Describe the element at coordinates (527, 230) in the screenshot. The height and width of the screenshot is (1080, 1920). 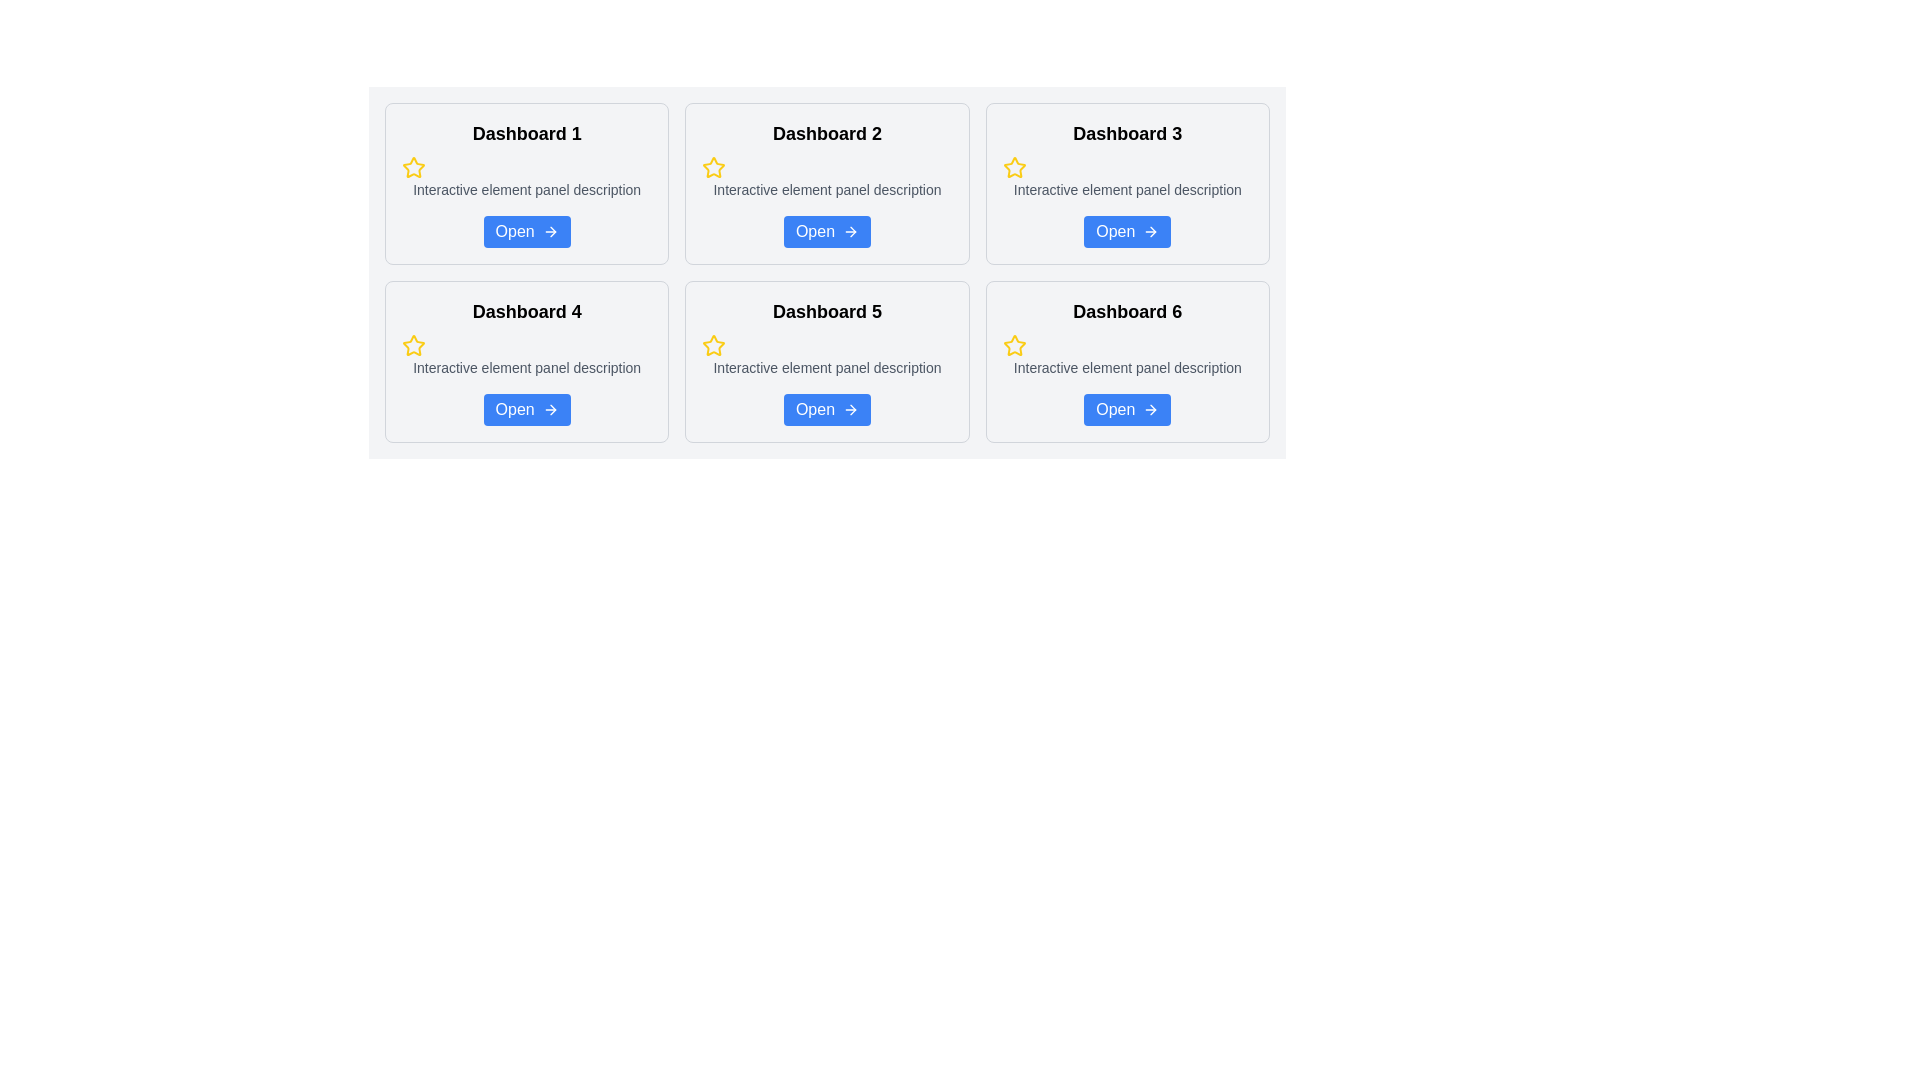
I see `the button located at the bottom of the card labeled 'Dashboard 1'` at that location.